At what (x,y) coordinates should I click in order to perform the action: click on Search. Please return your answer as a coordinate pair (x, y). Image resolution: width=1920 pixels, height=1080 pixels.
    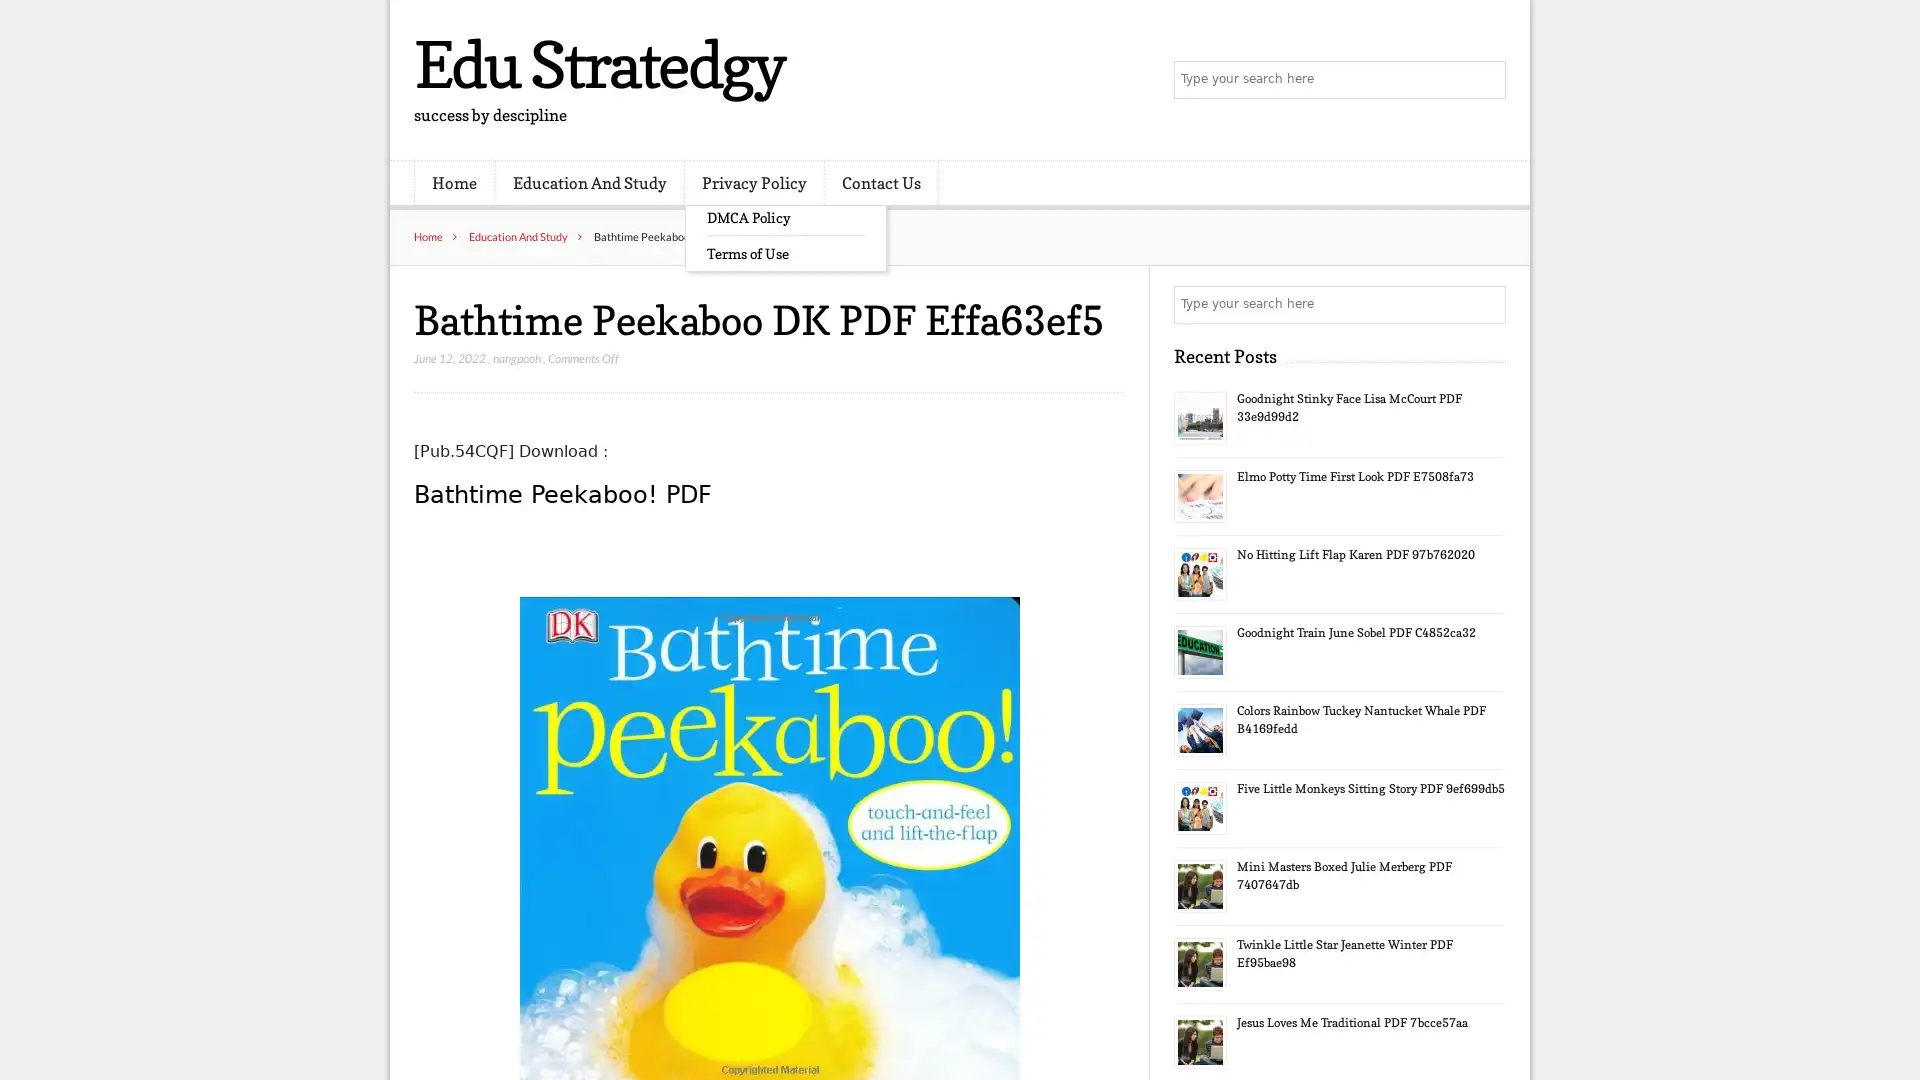
    Looking at the image, I should click on (1485, 304).